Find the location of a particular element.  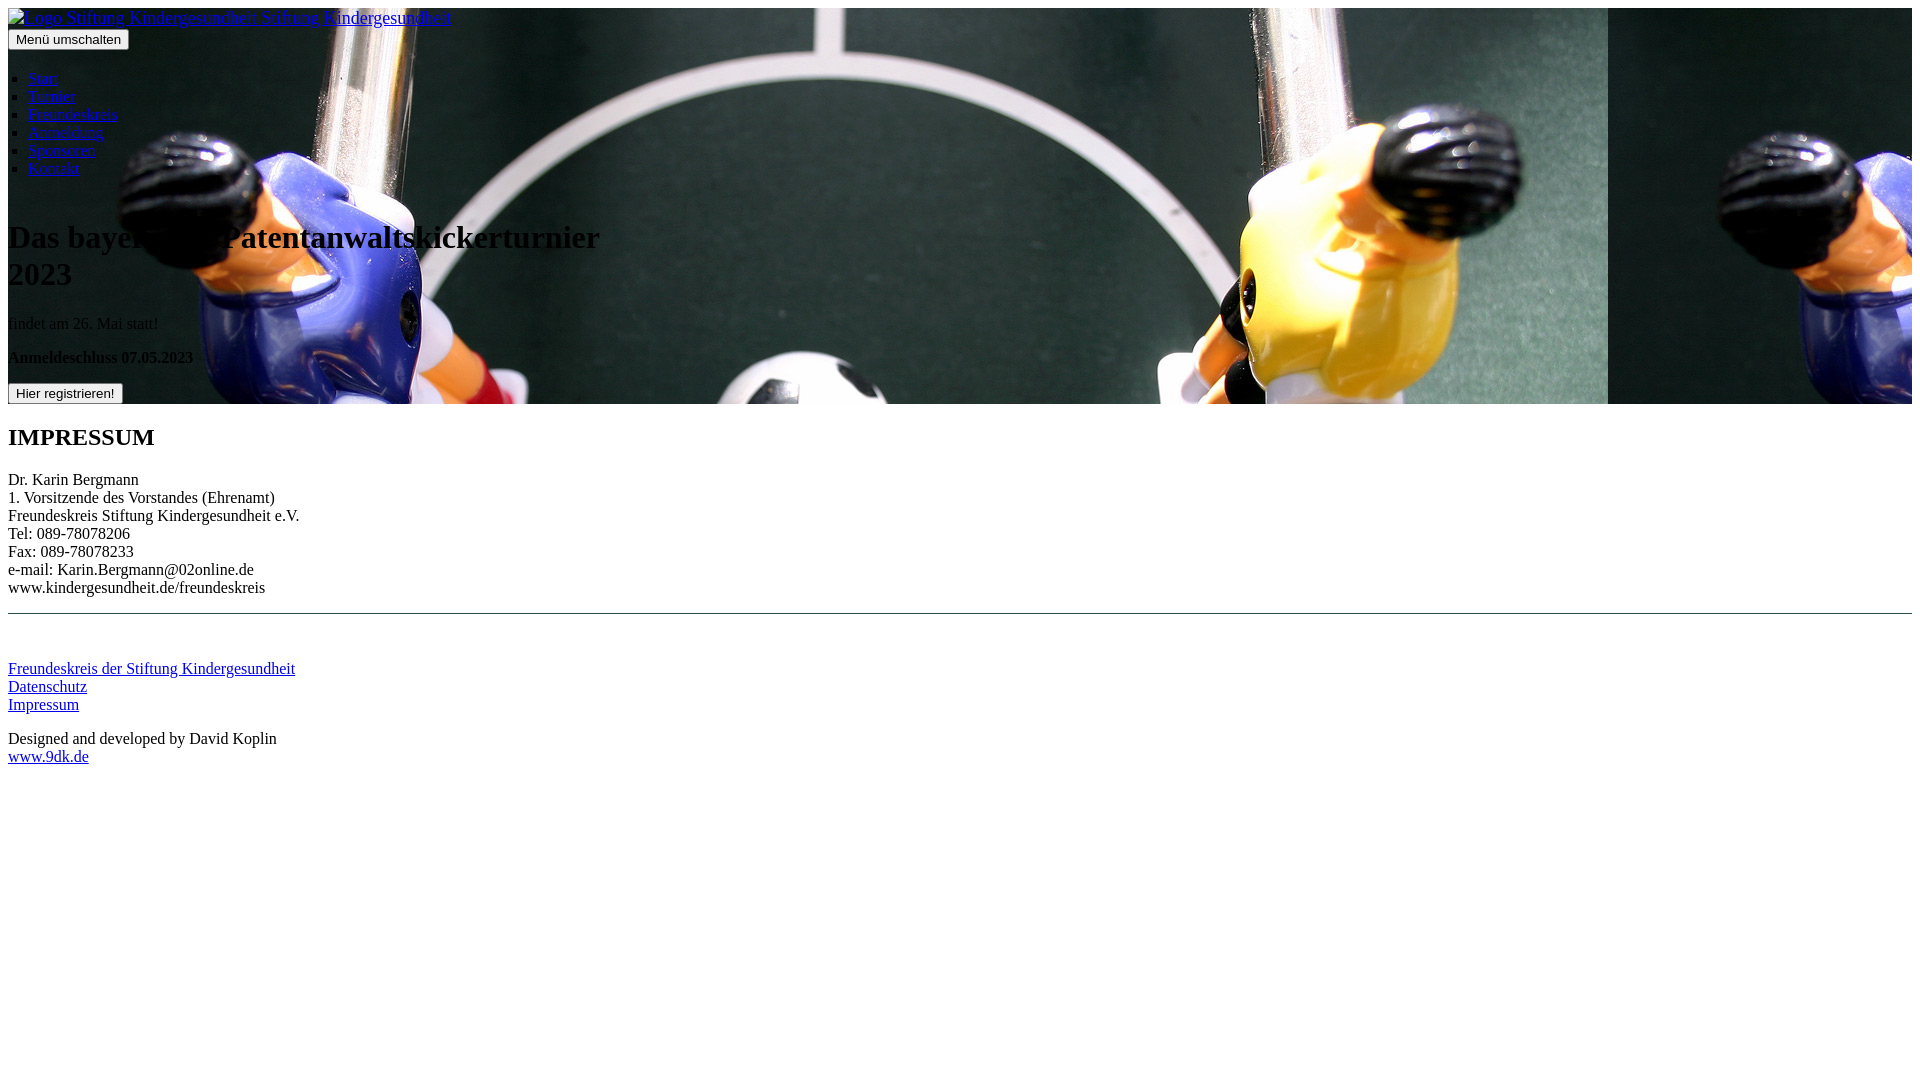

'Anmeldung' is located at coordinates (66, 132).